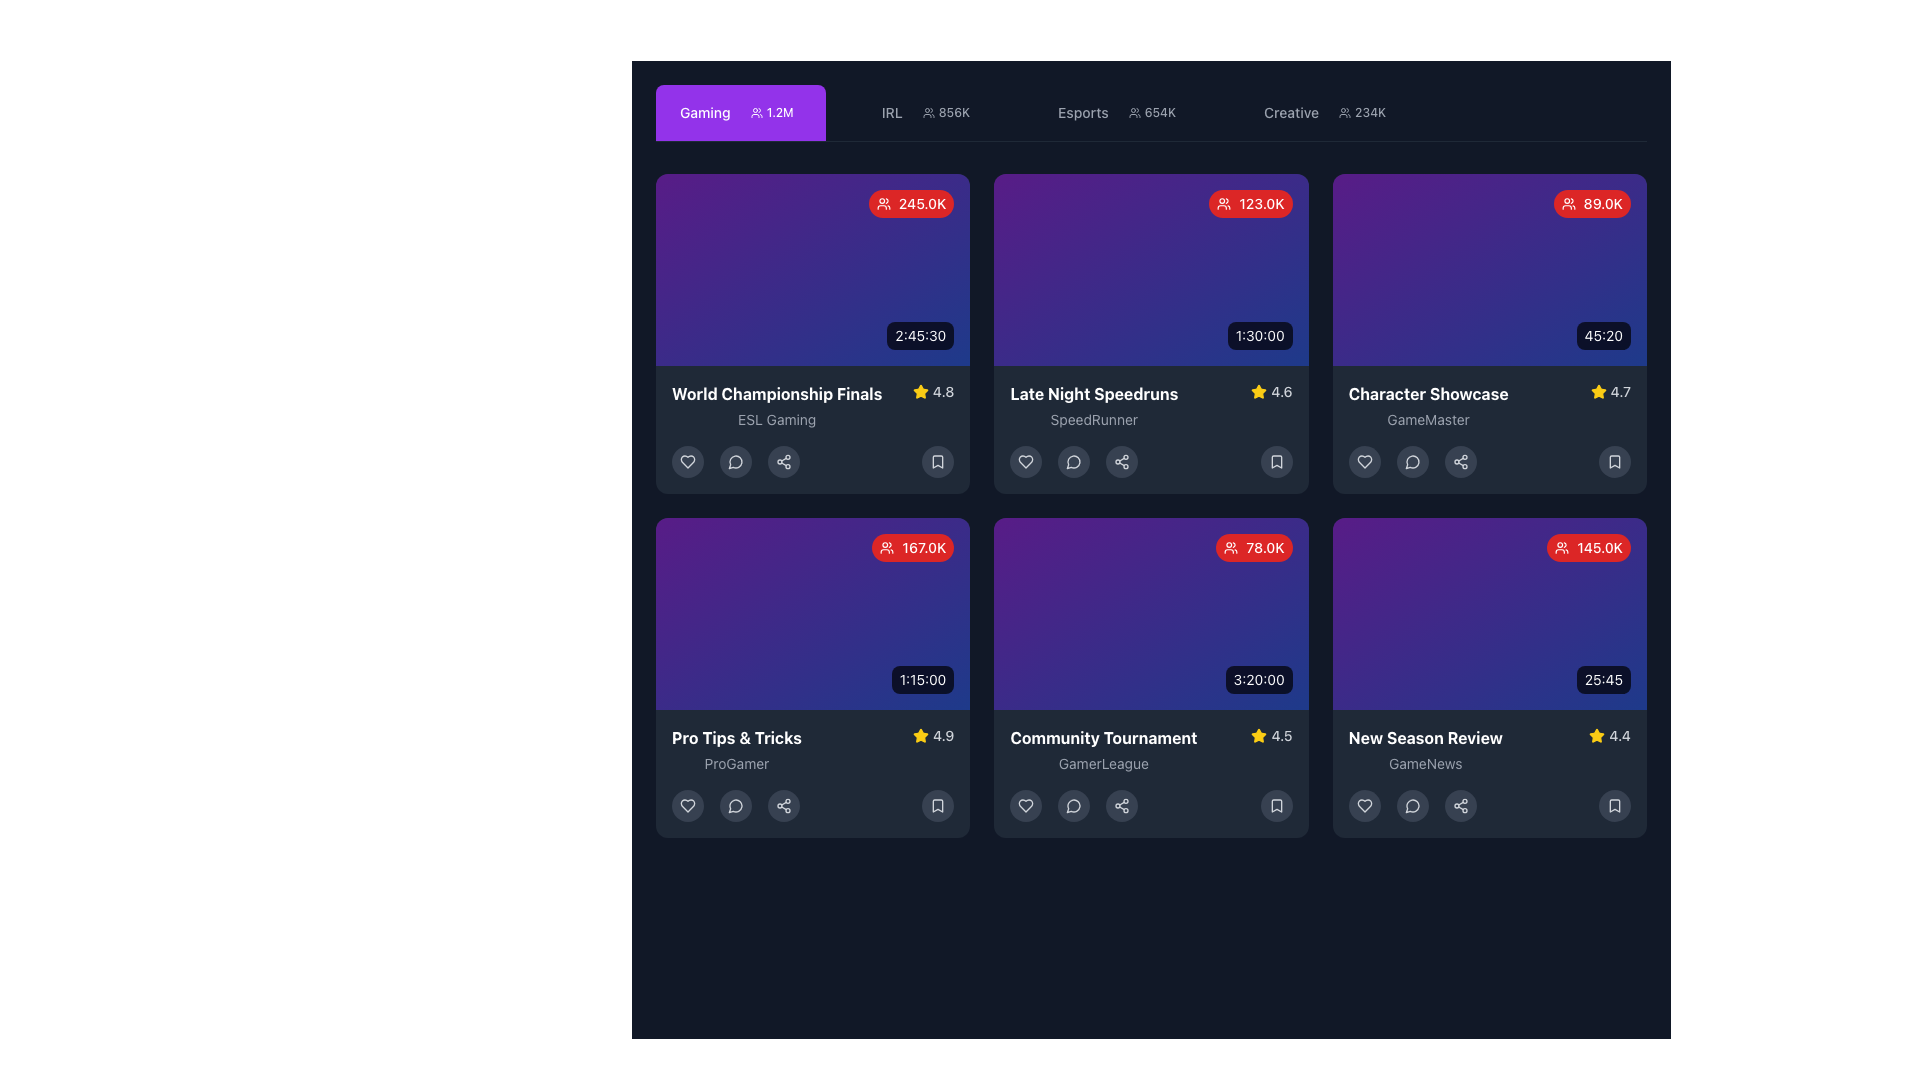 The image size is (1920, 1080). Describe the element at coordinates (1597, 391) in the screenshot. I see `the rating score icon located in the second row and first column item card of the grid layout, positioned to the right of the title and description text` at that location.